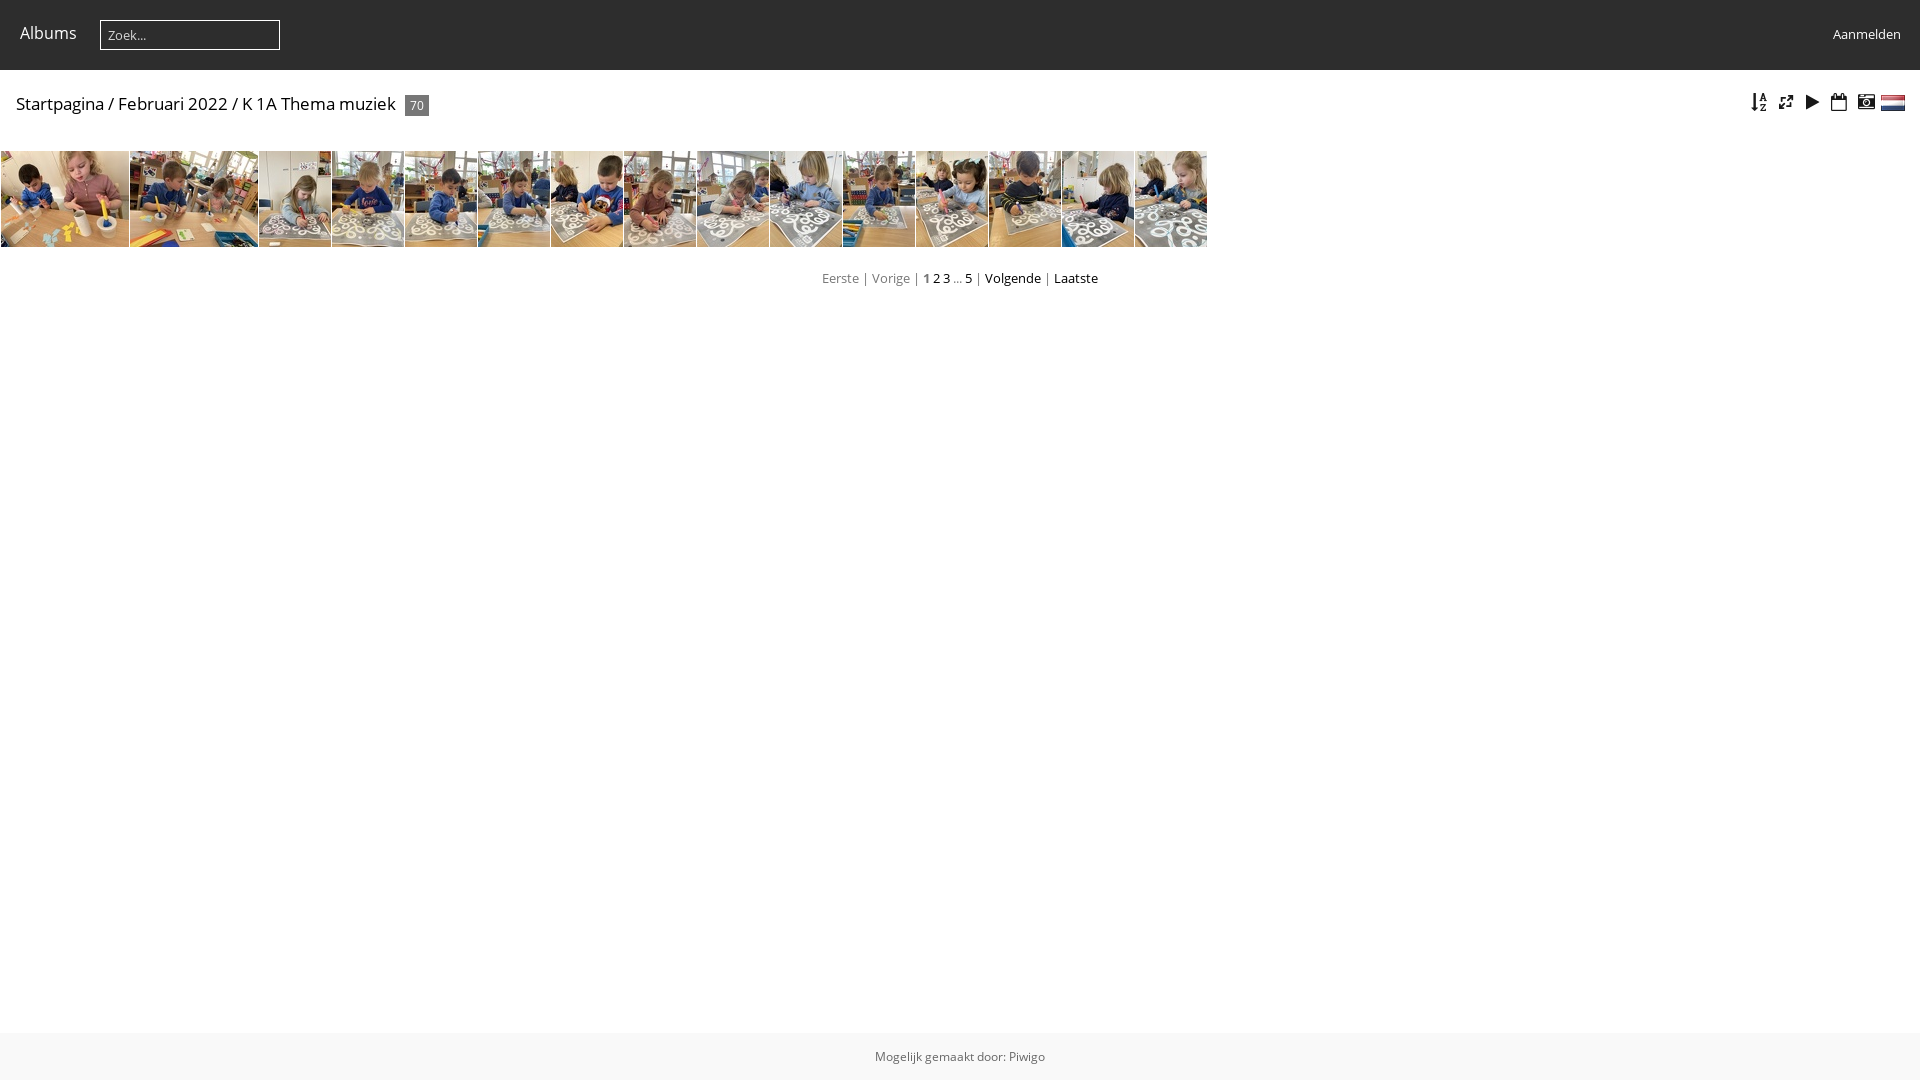 Image resolution: width=1920 pixels, height=1080 pixels. I want to click on 'Februari 2022', so click(172, 103).